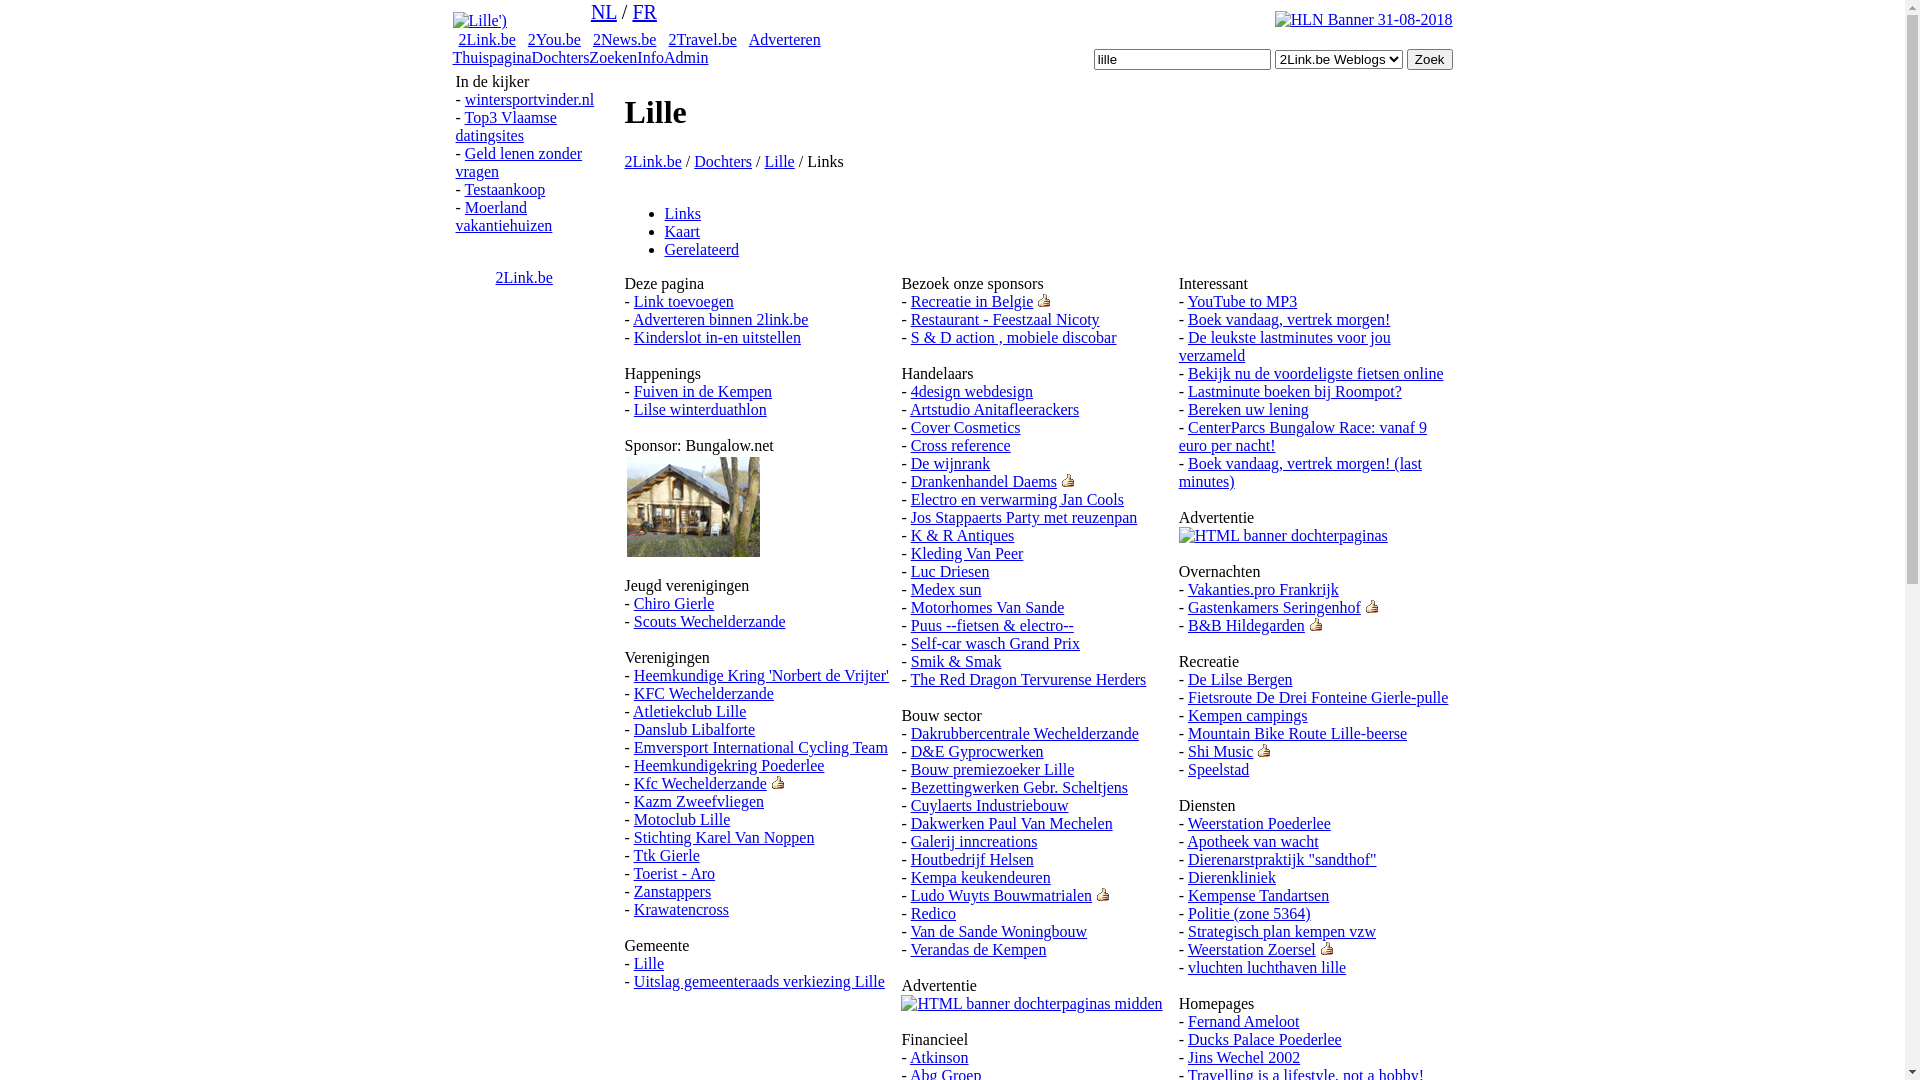 The height and width of the screenshot is (1080, 1920). Describe the element at coordinates (723, 837) in the screenshot. I see `'Stichting Karel Van Noppen'` at that location.